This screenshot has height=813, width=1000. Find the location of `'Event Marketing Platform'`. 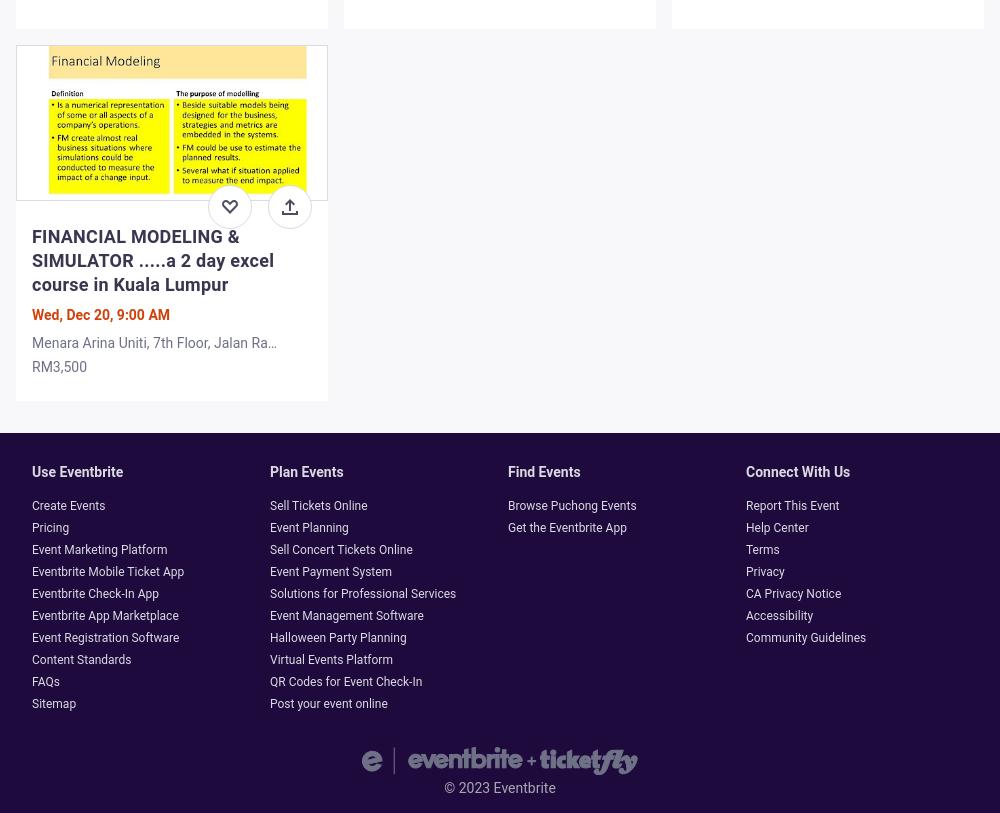

'Event Marketing Platform' is located at coordinates (32, 549).